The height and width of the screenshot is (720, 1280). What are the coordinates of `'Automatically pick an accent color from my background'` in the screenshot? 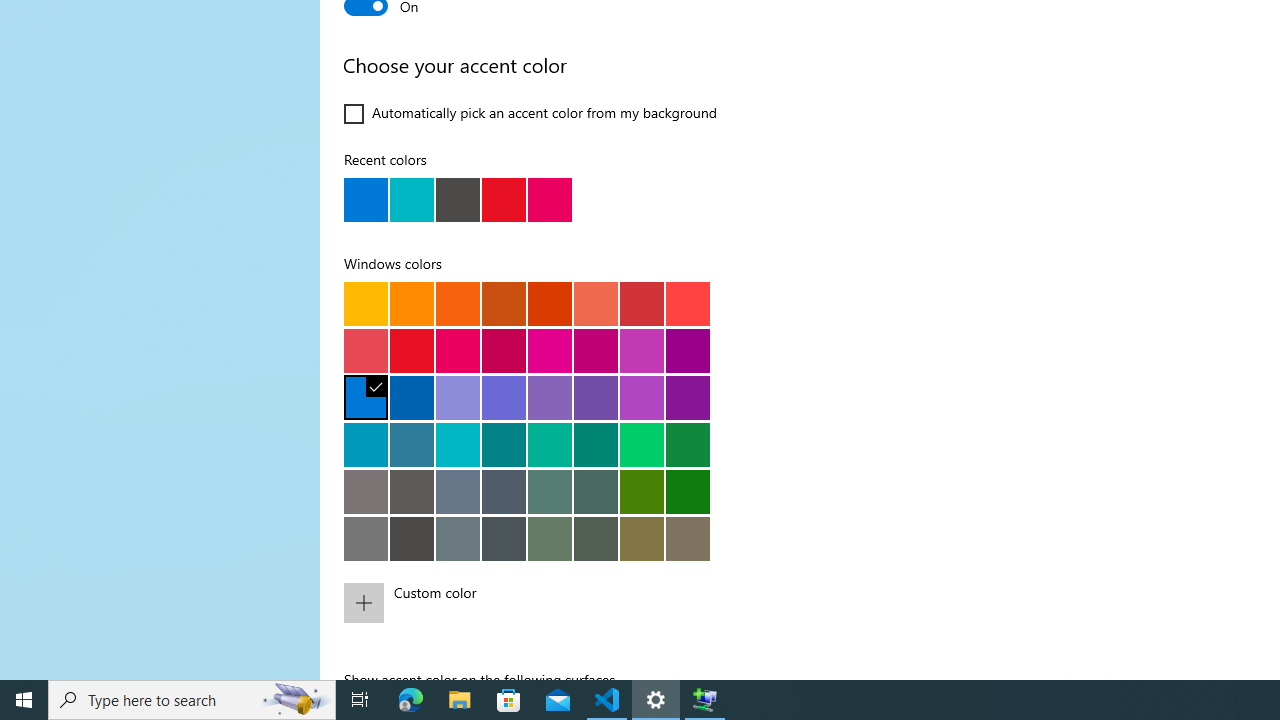 It's located at (531, 114).